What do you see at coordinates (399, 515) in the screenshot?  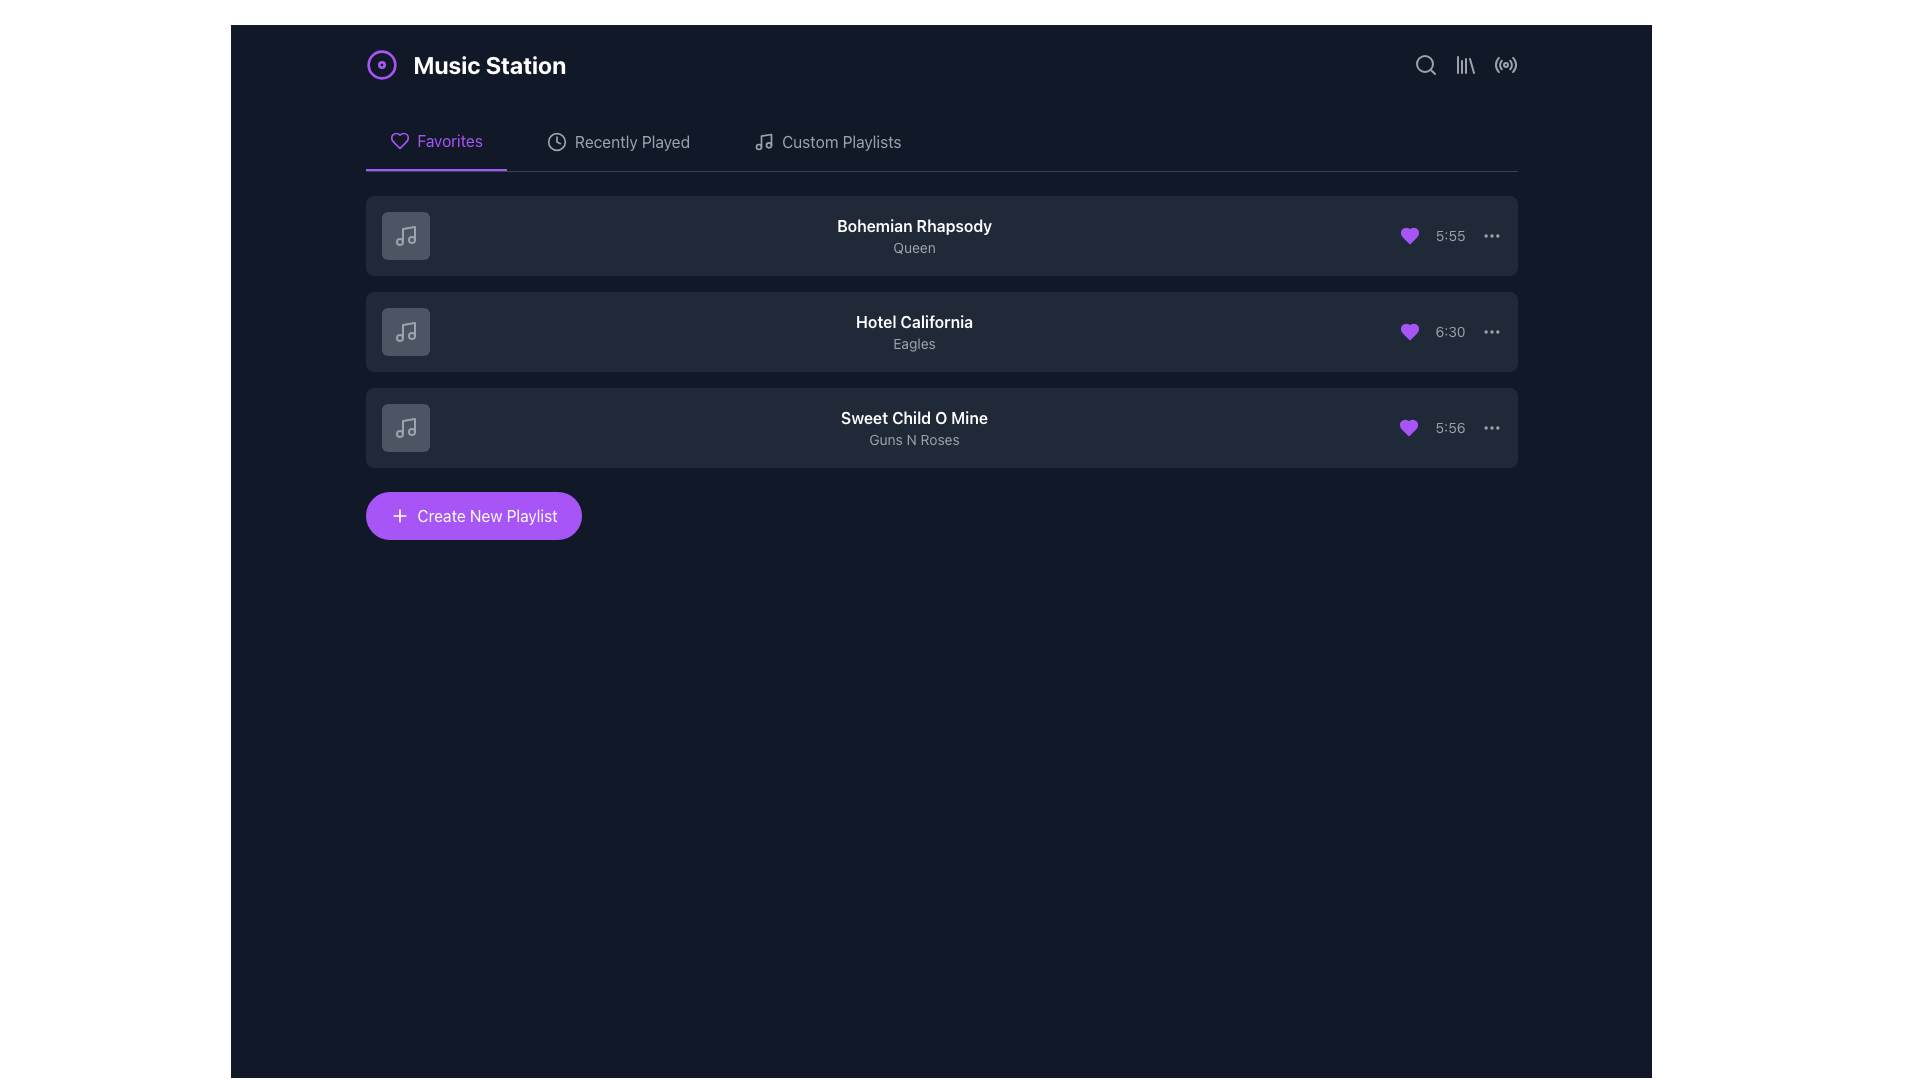 I see `the circular '+' icon with a purple background that is part of the 'Create New Playlist' button, located towards the bottom-left side of the interface` at bounding box center [399, 515].